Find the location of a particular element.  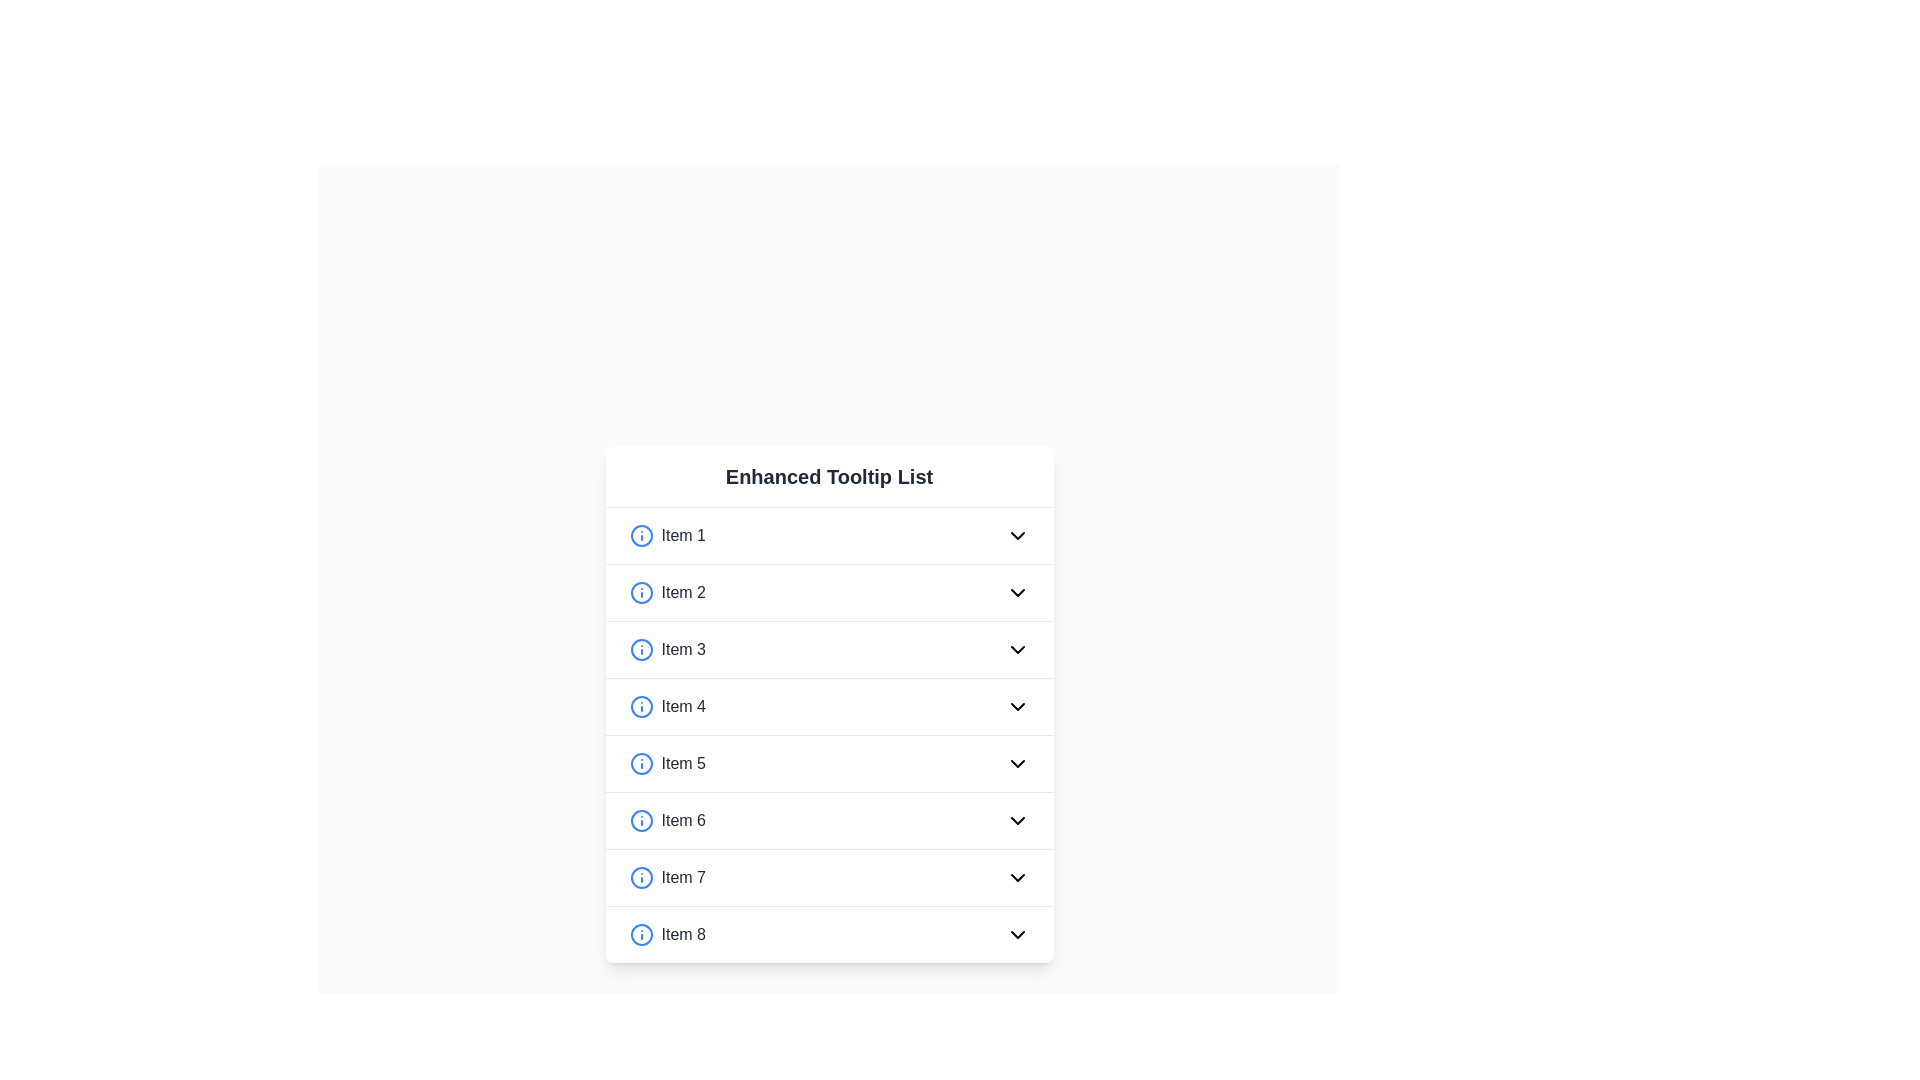

the downward-facing chevron icon of the 'Item 2' row in the 'Enhanced Tooltip List' is located at coordinates (1017, 592).